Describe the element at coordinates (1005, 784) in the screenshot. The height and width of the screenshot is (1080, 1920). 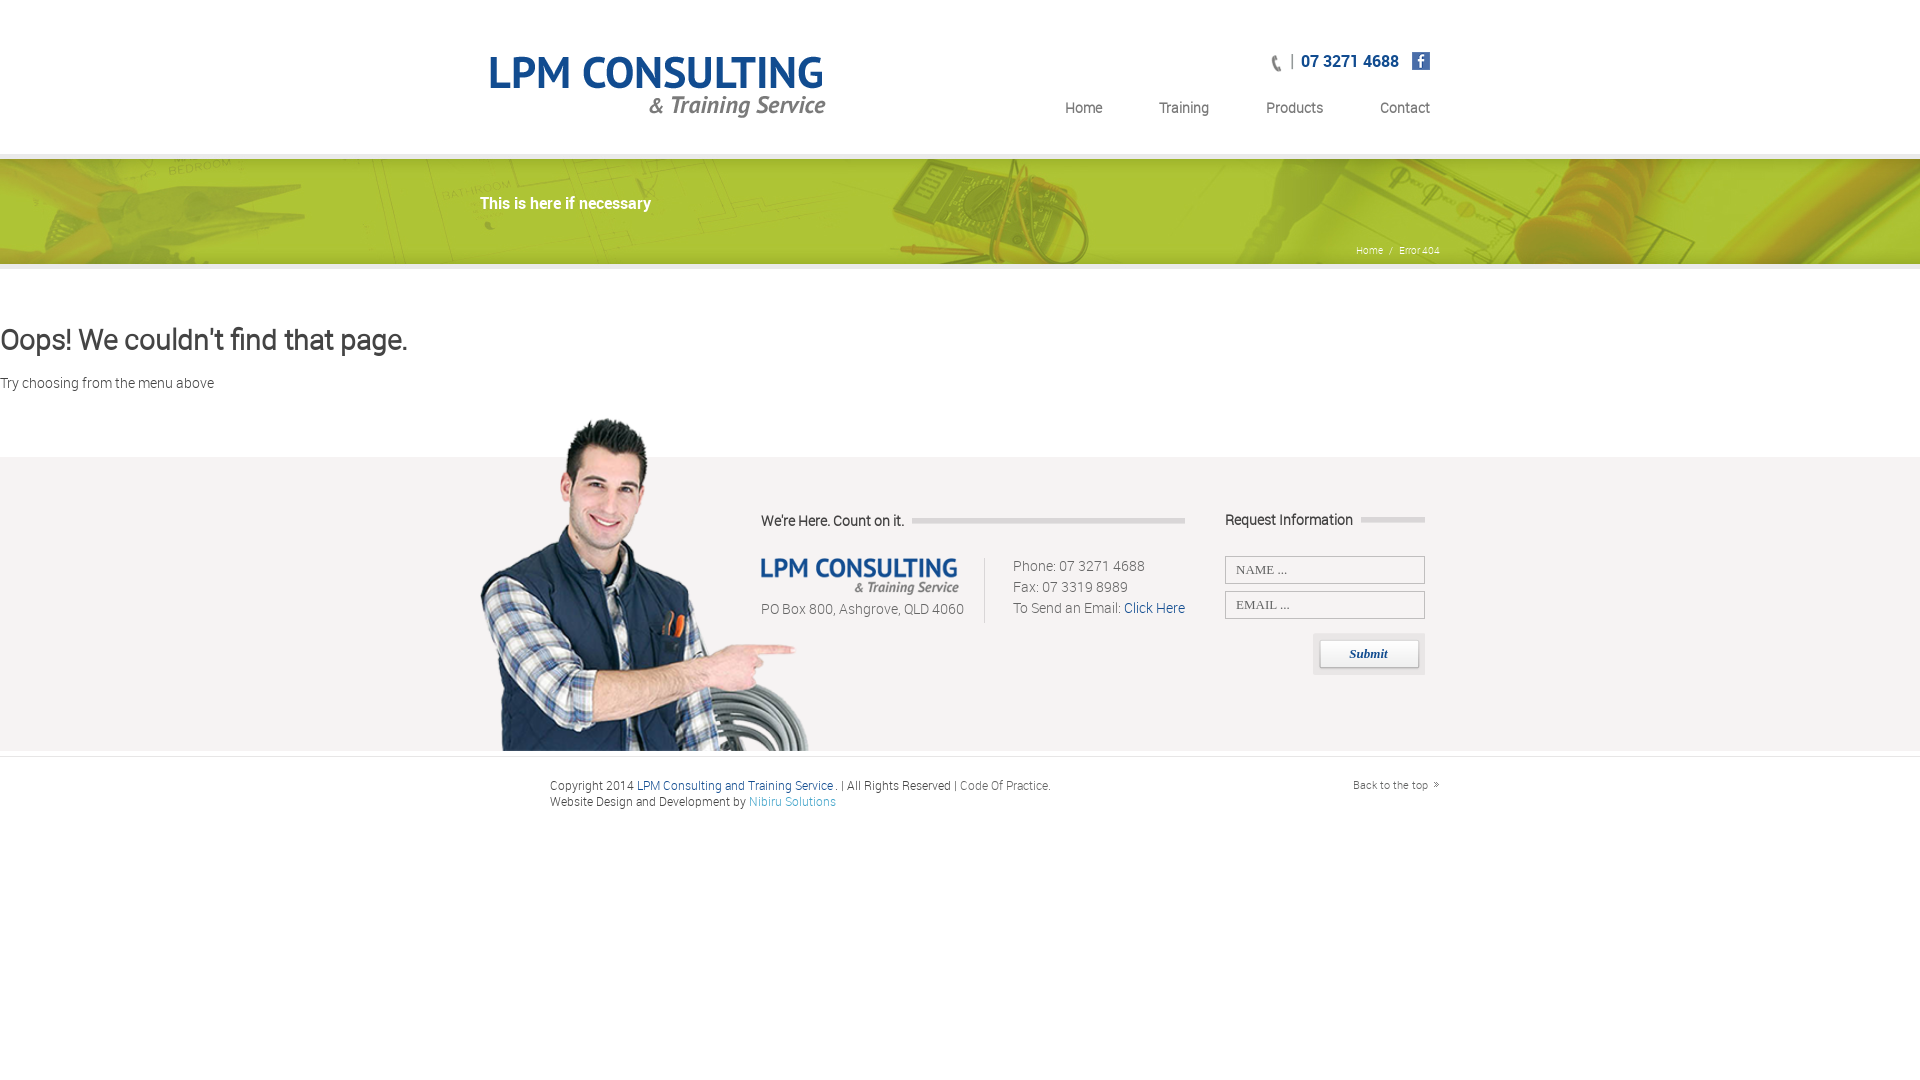
I see `'Code Of Practice.'` at that location.